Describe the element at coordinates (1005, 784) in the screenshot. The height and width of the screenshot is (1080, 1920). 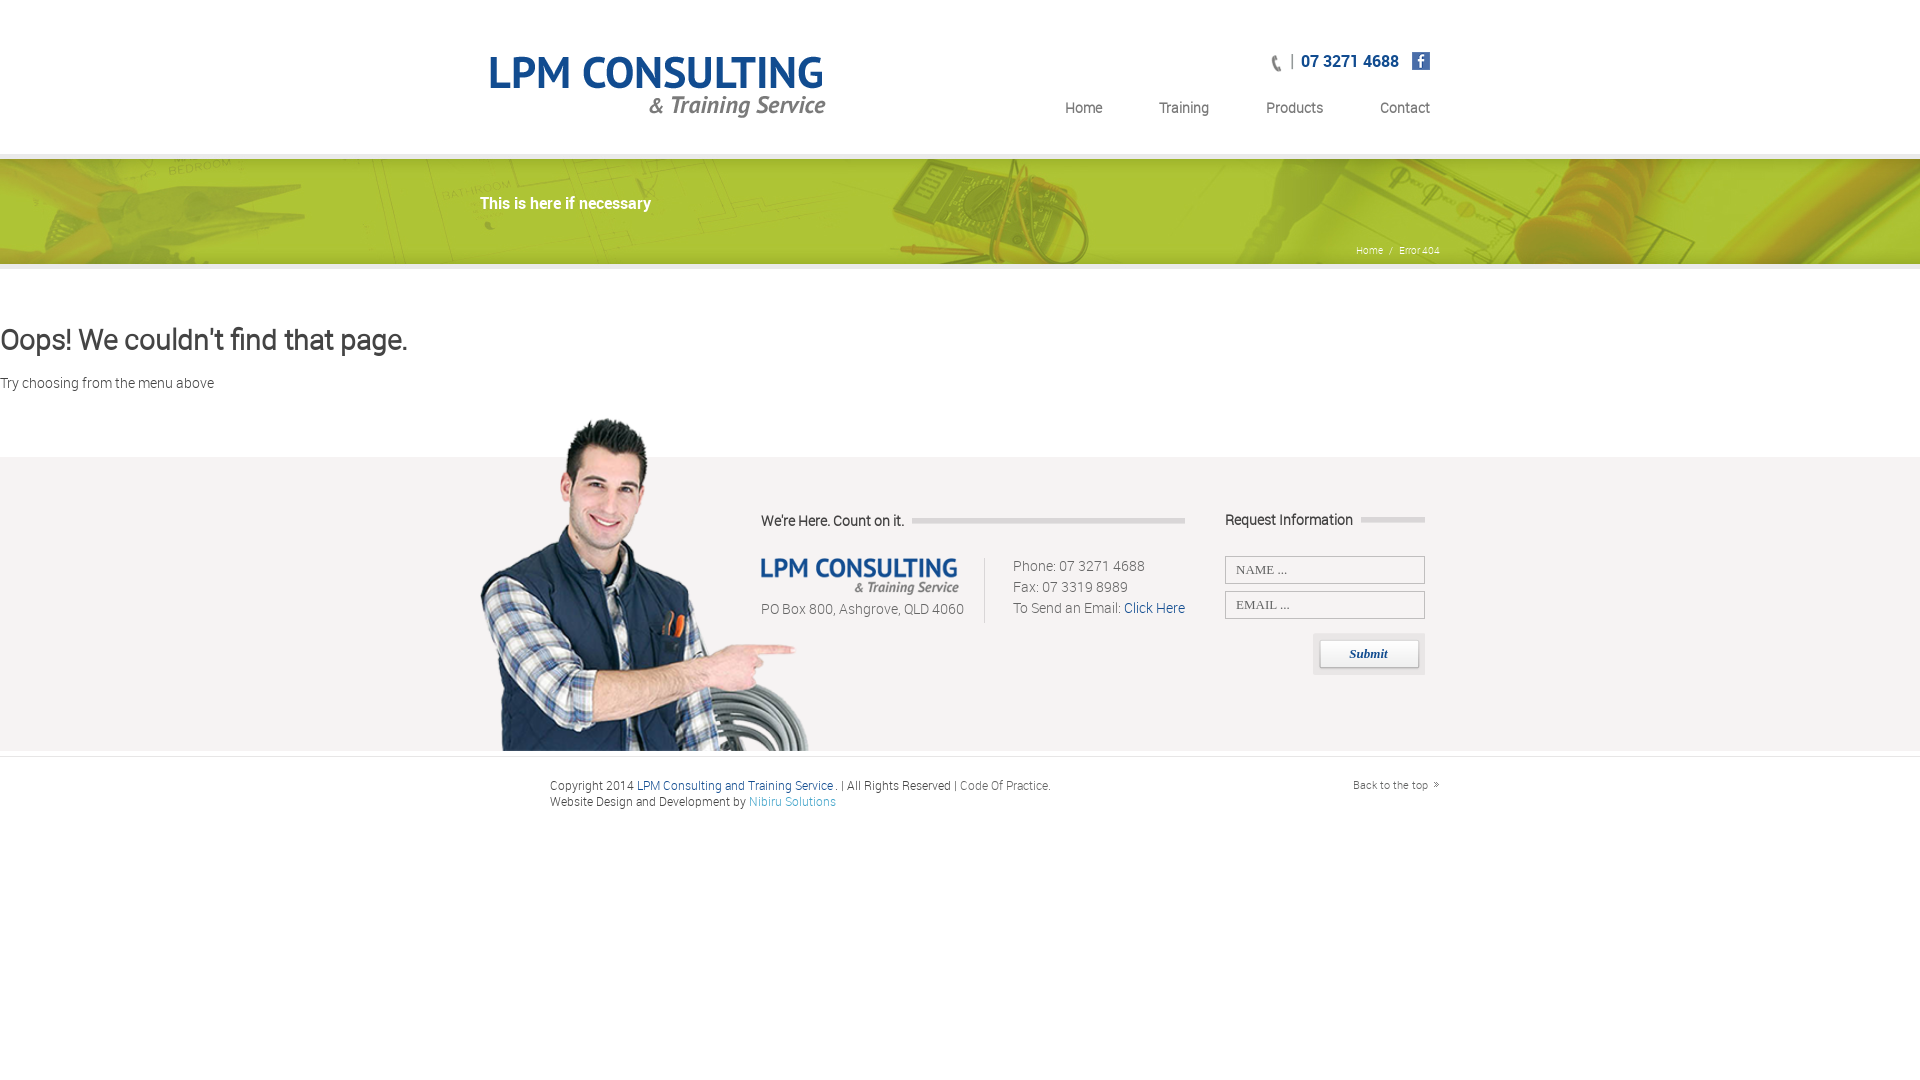
I see `'Code Of Practice.'` at that location.